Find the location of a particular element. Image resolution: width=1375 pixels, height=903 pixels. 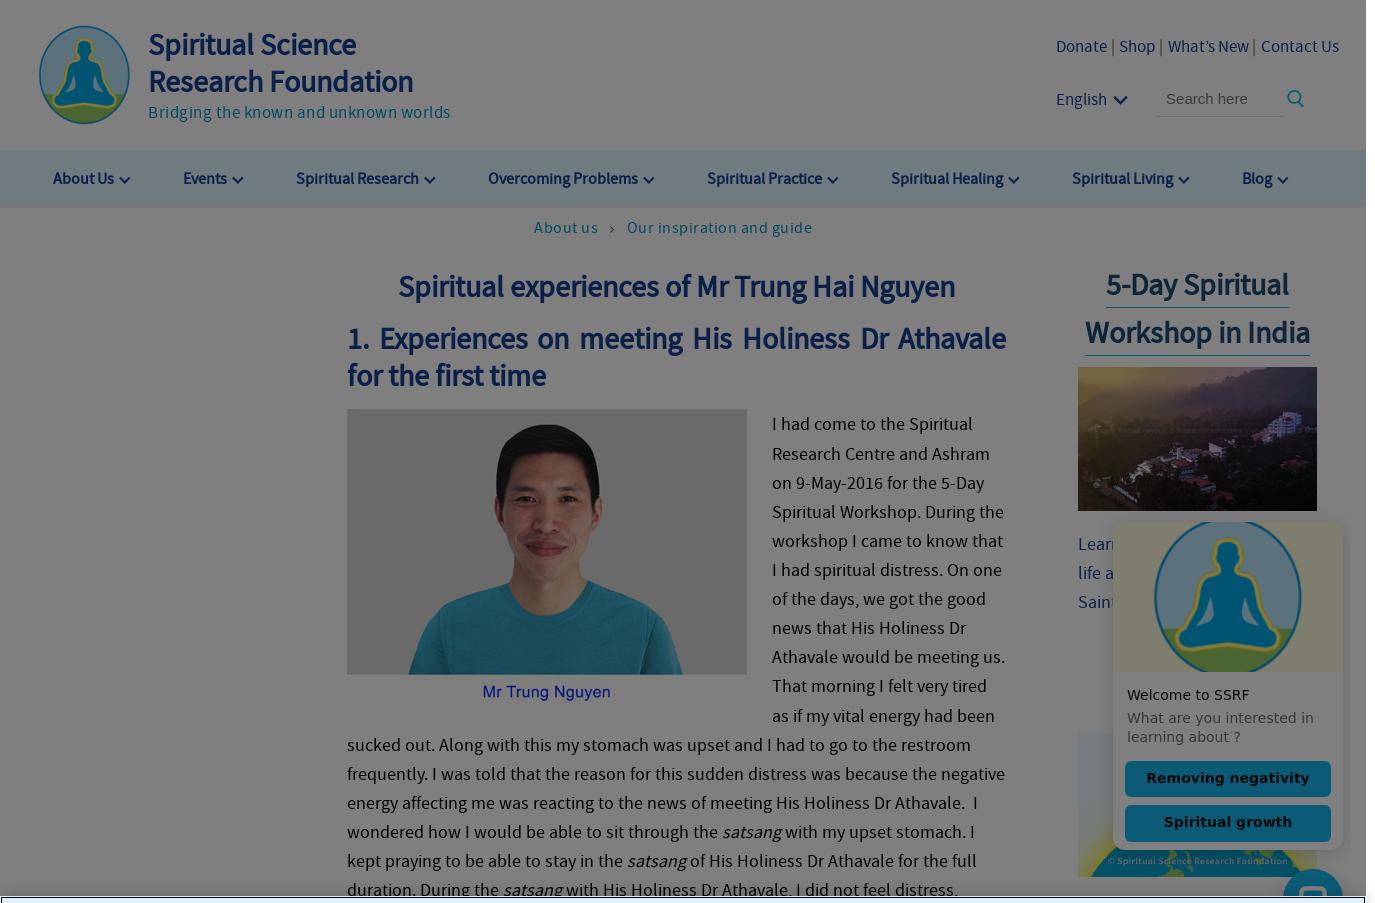

'English' is located at coordinates (1079, 97).